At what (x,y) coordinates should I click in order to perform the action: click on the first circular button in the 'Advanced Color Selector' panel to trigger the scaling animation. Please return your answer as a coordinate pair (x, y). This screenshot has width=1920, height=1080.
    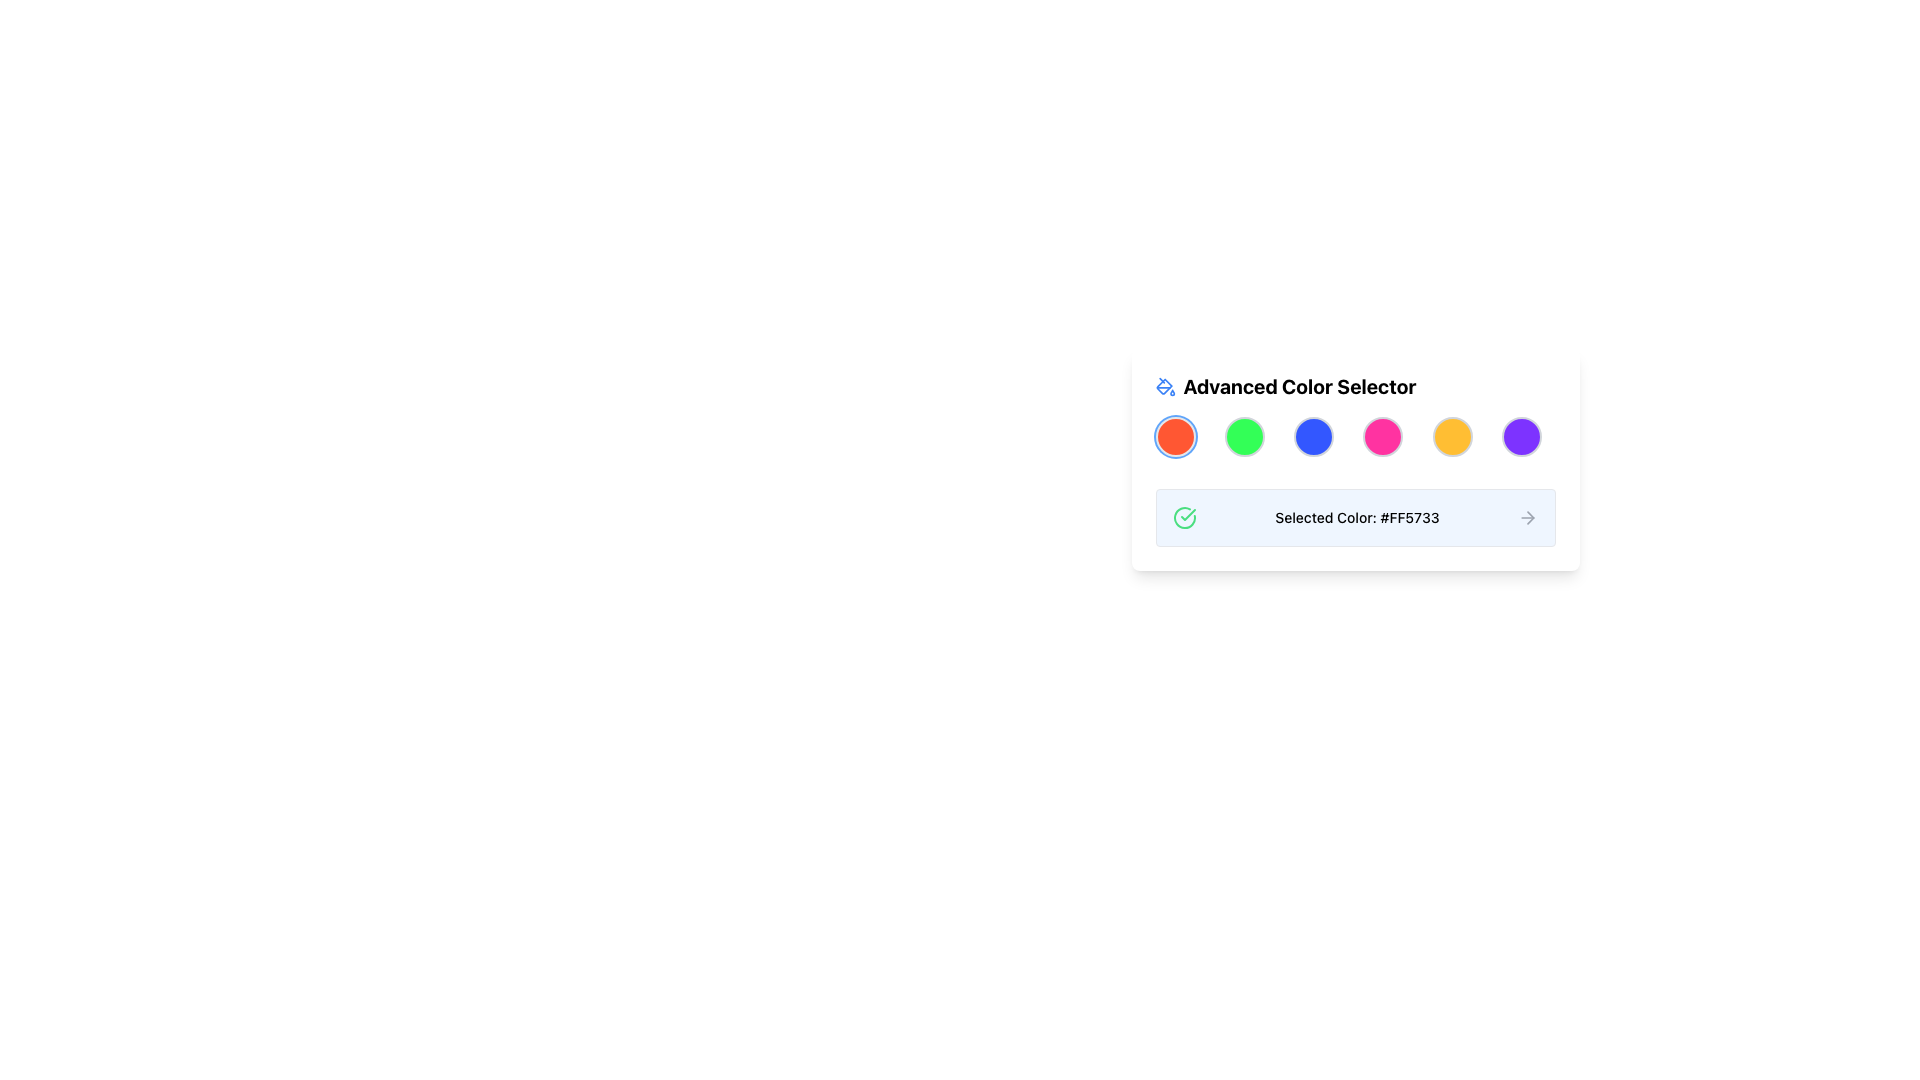
    Looking at the image, I should click on (1175, 435).